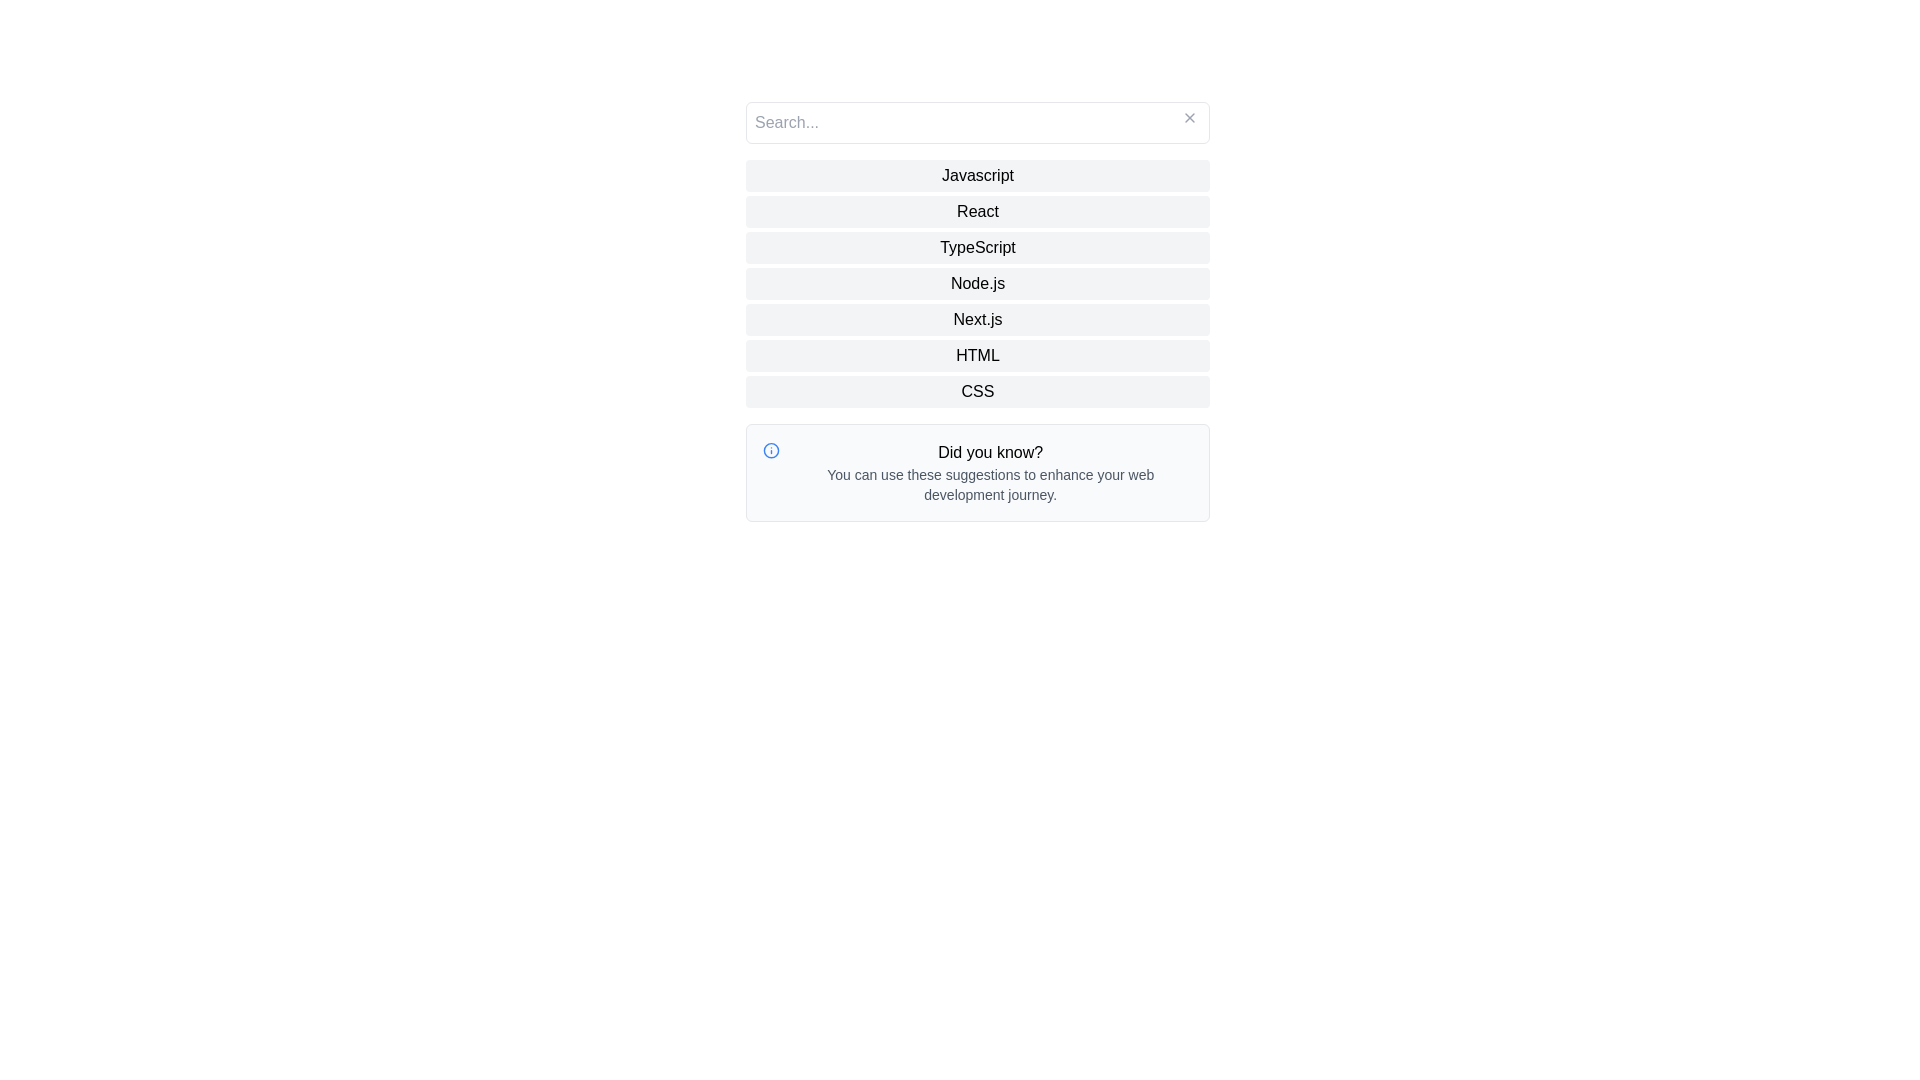 The width and height of the screenshot is (1920, 1080). I want to click on the 'React' tab, which is the second button in a vertically arranged list of seven tabs, so click(978, 212).